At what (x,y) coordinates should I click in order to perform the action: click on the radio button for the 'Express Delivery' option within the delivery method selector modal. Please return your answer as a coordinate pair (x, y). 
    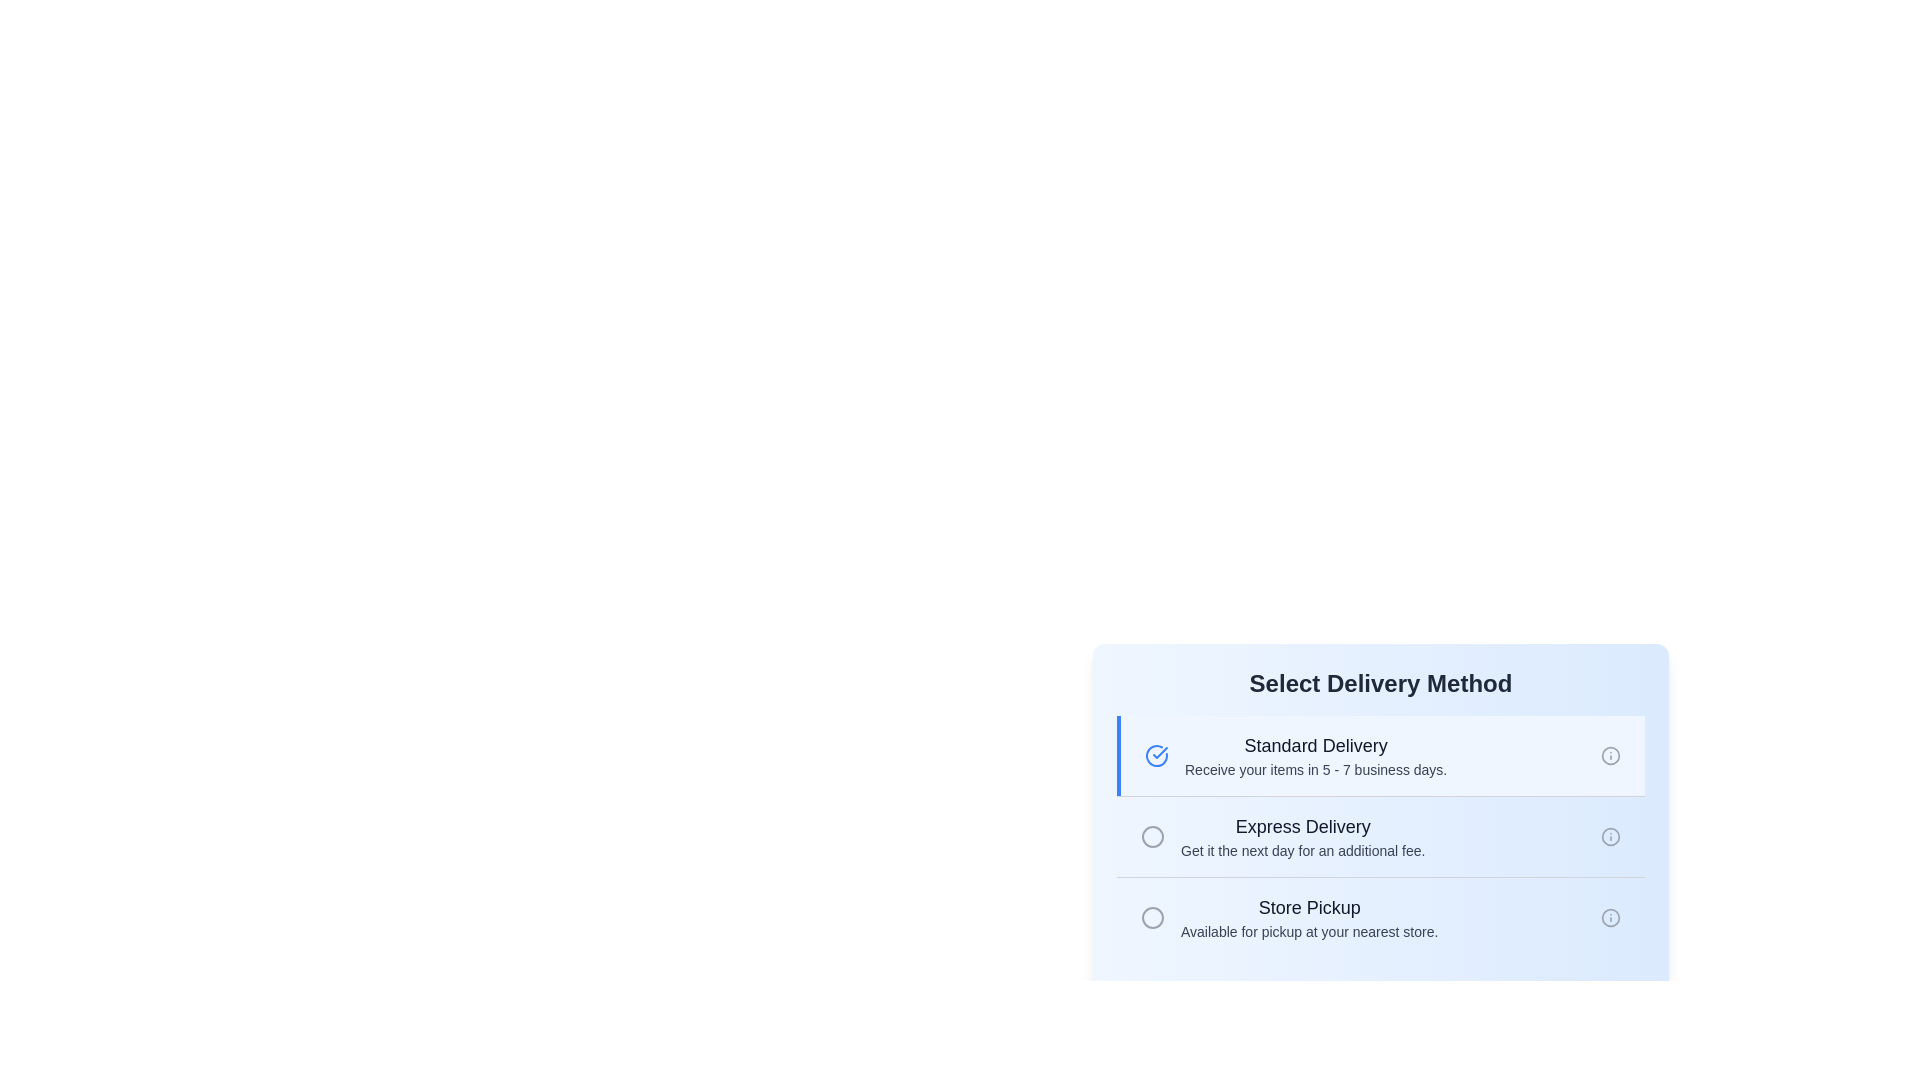
    Looking at the image, I should click on (1380, 839).